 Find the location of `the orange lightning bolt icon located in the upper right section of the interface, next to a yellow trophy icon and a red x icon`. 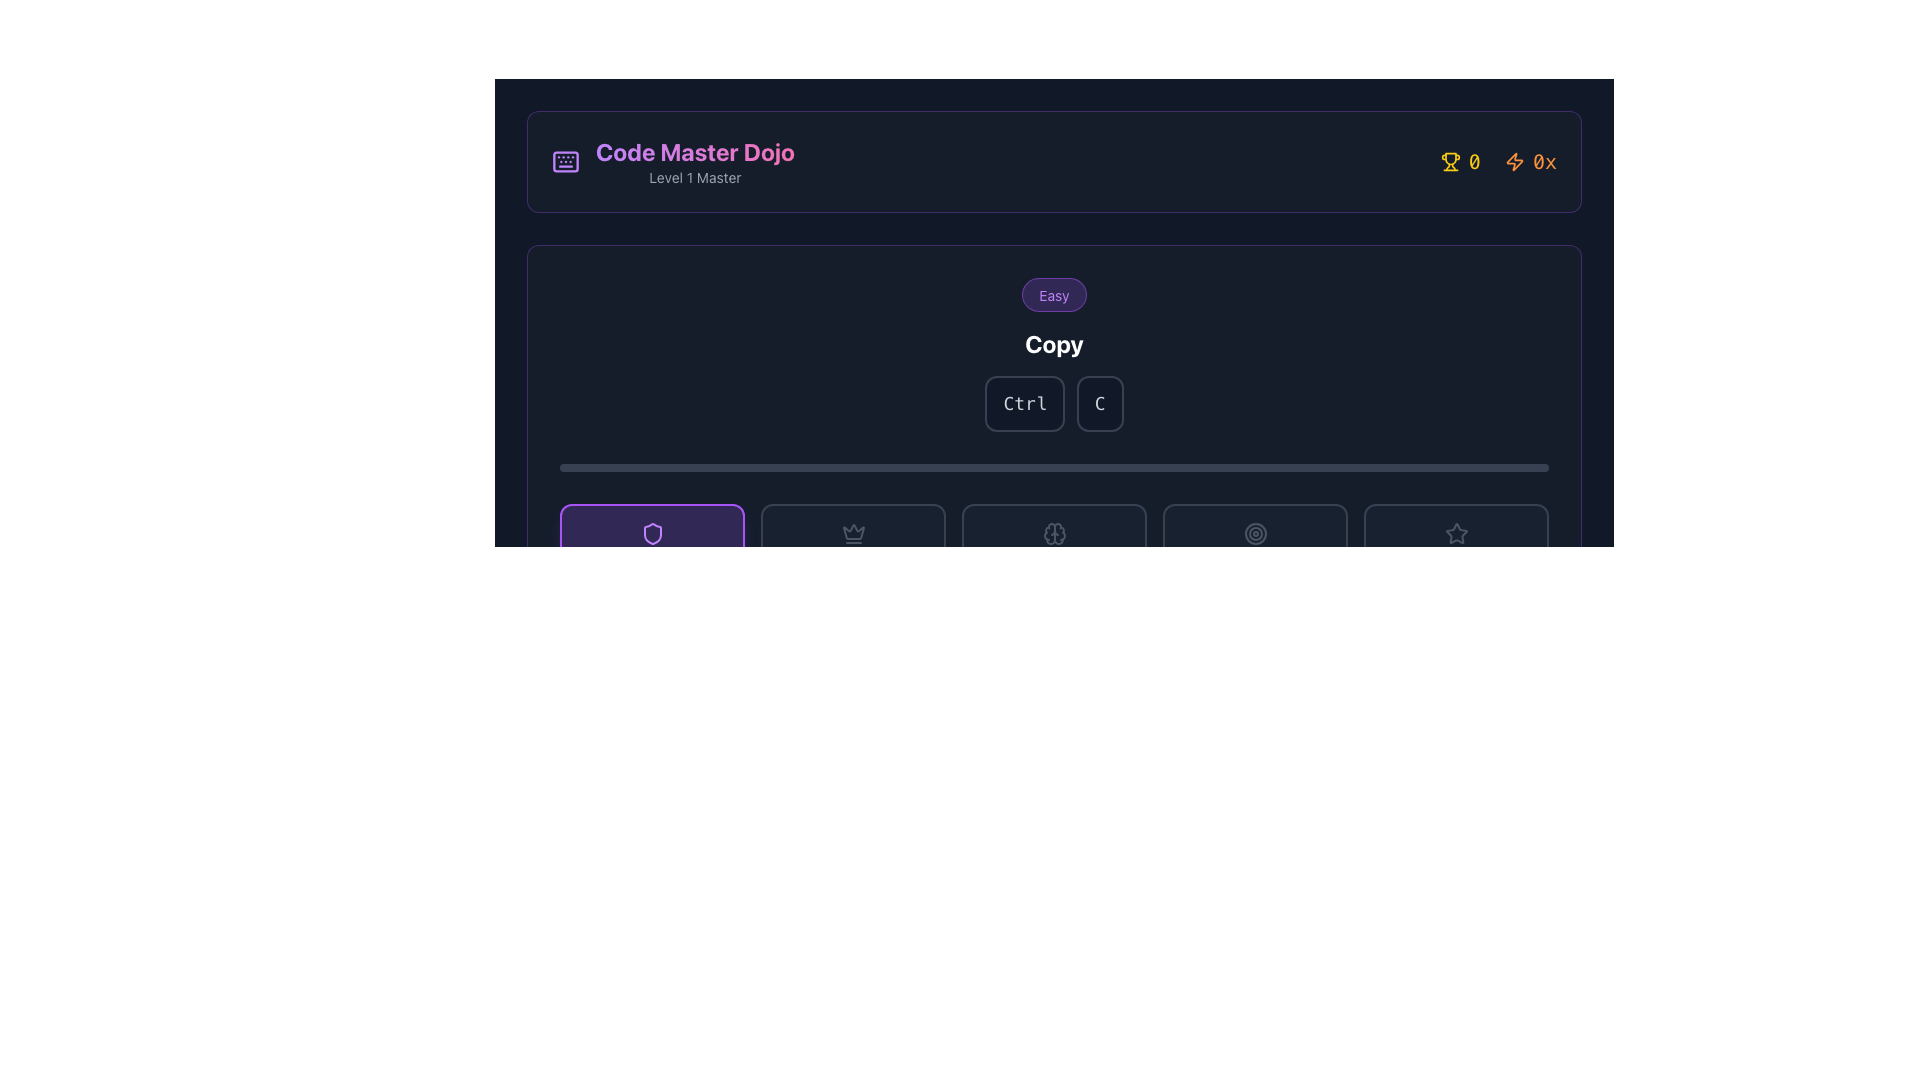

the orange lightning bolt icon located in the upper right section of the interface, next to a yellow trophy icon and a red x icon is located at coordinates (1514, 161).